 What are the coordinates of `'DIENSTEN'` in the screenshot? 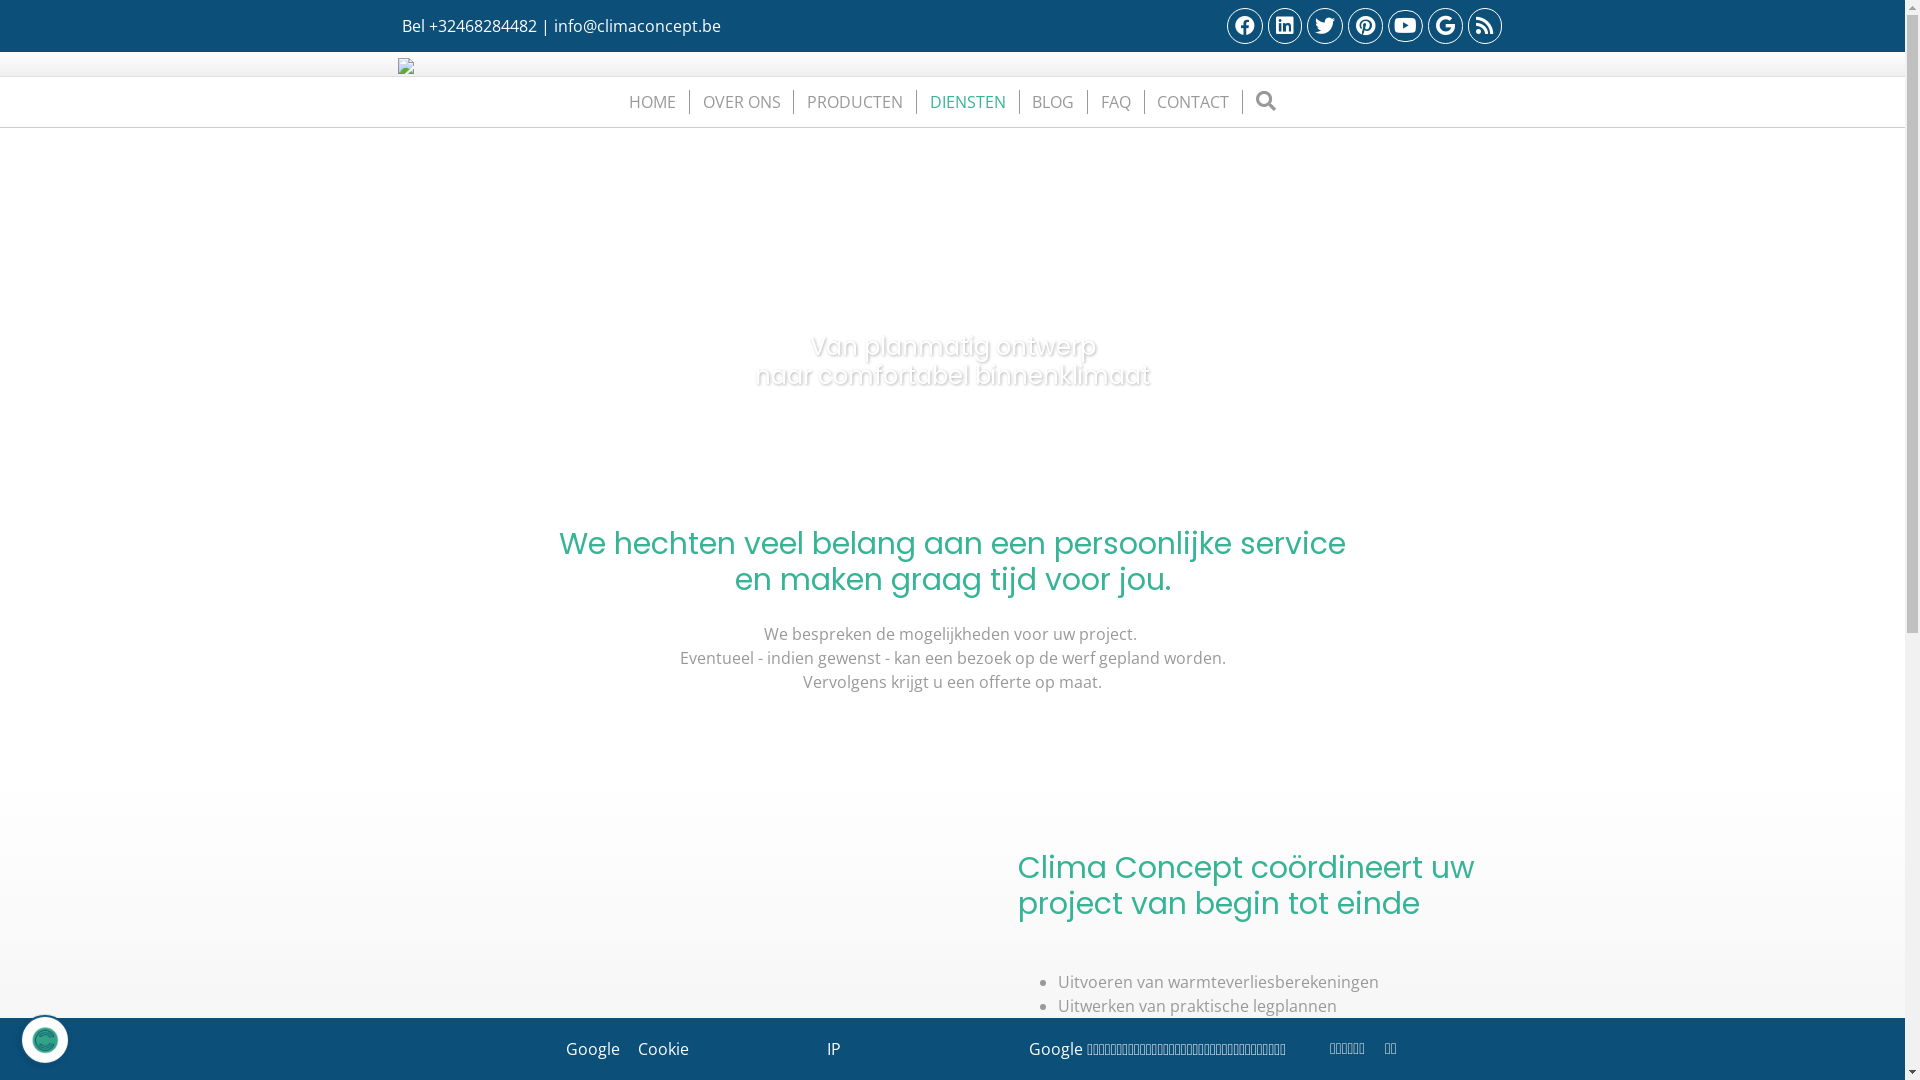 It's located at (968, 101).